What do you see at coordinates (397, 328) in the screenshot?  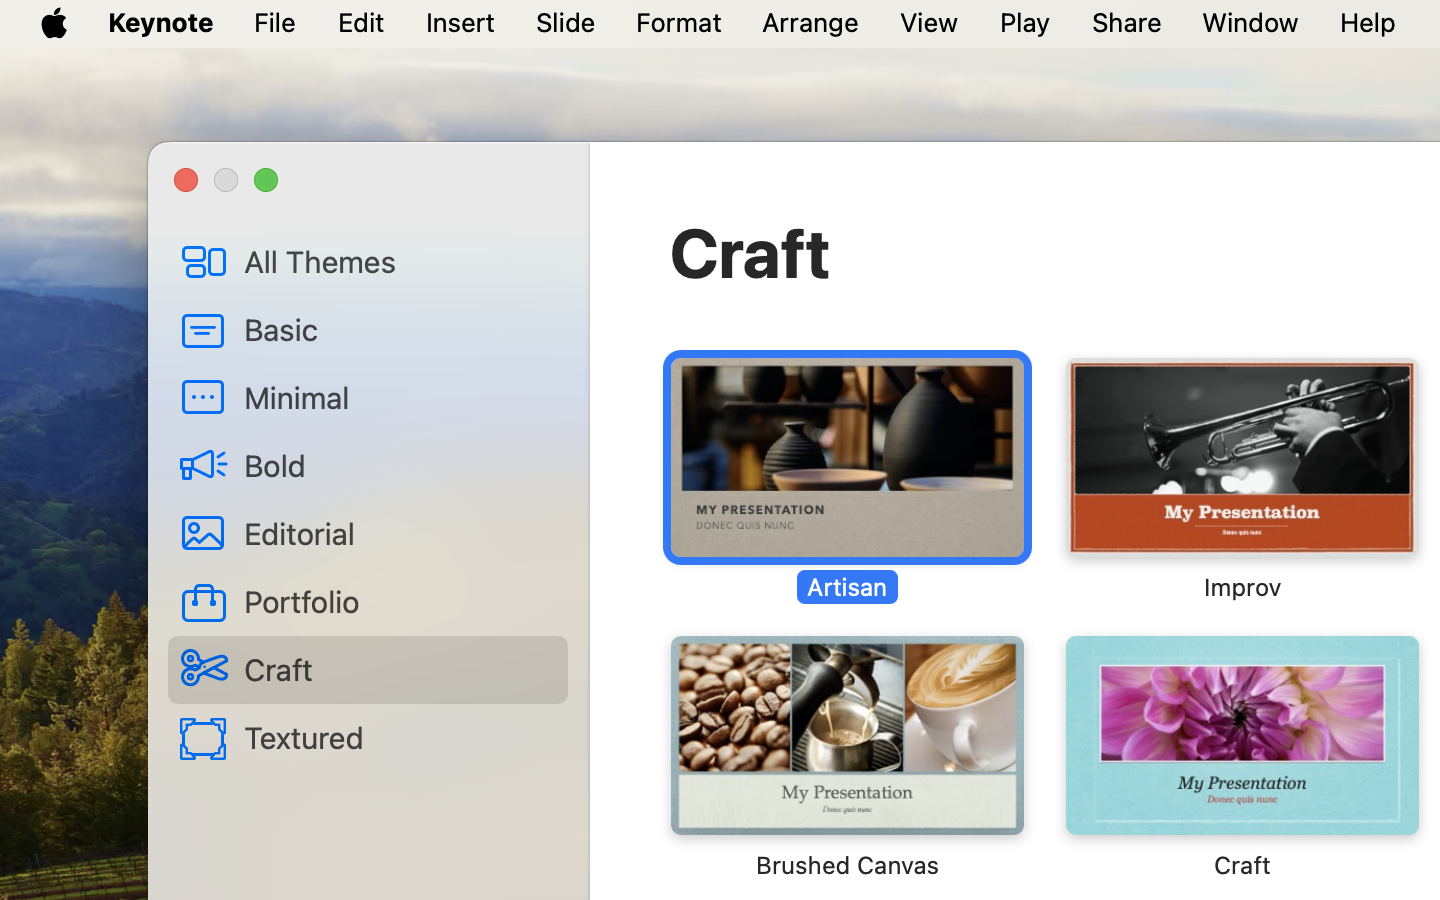 I see `'Basic'` at bounding box center [397, 328].